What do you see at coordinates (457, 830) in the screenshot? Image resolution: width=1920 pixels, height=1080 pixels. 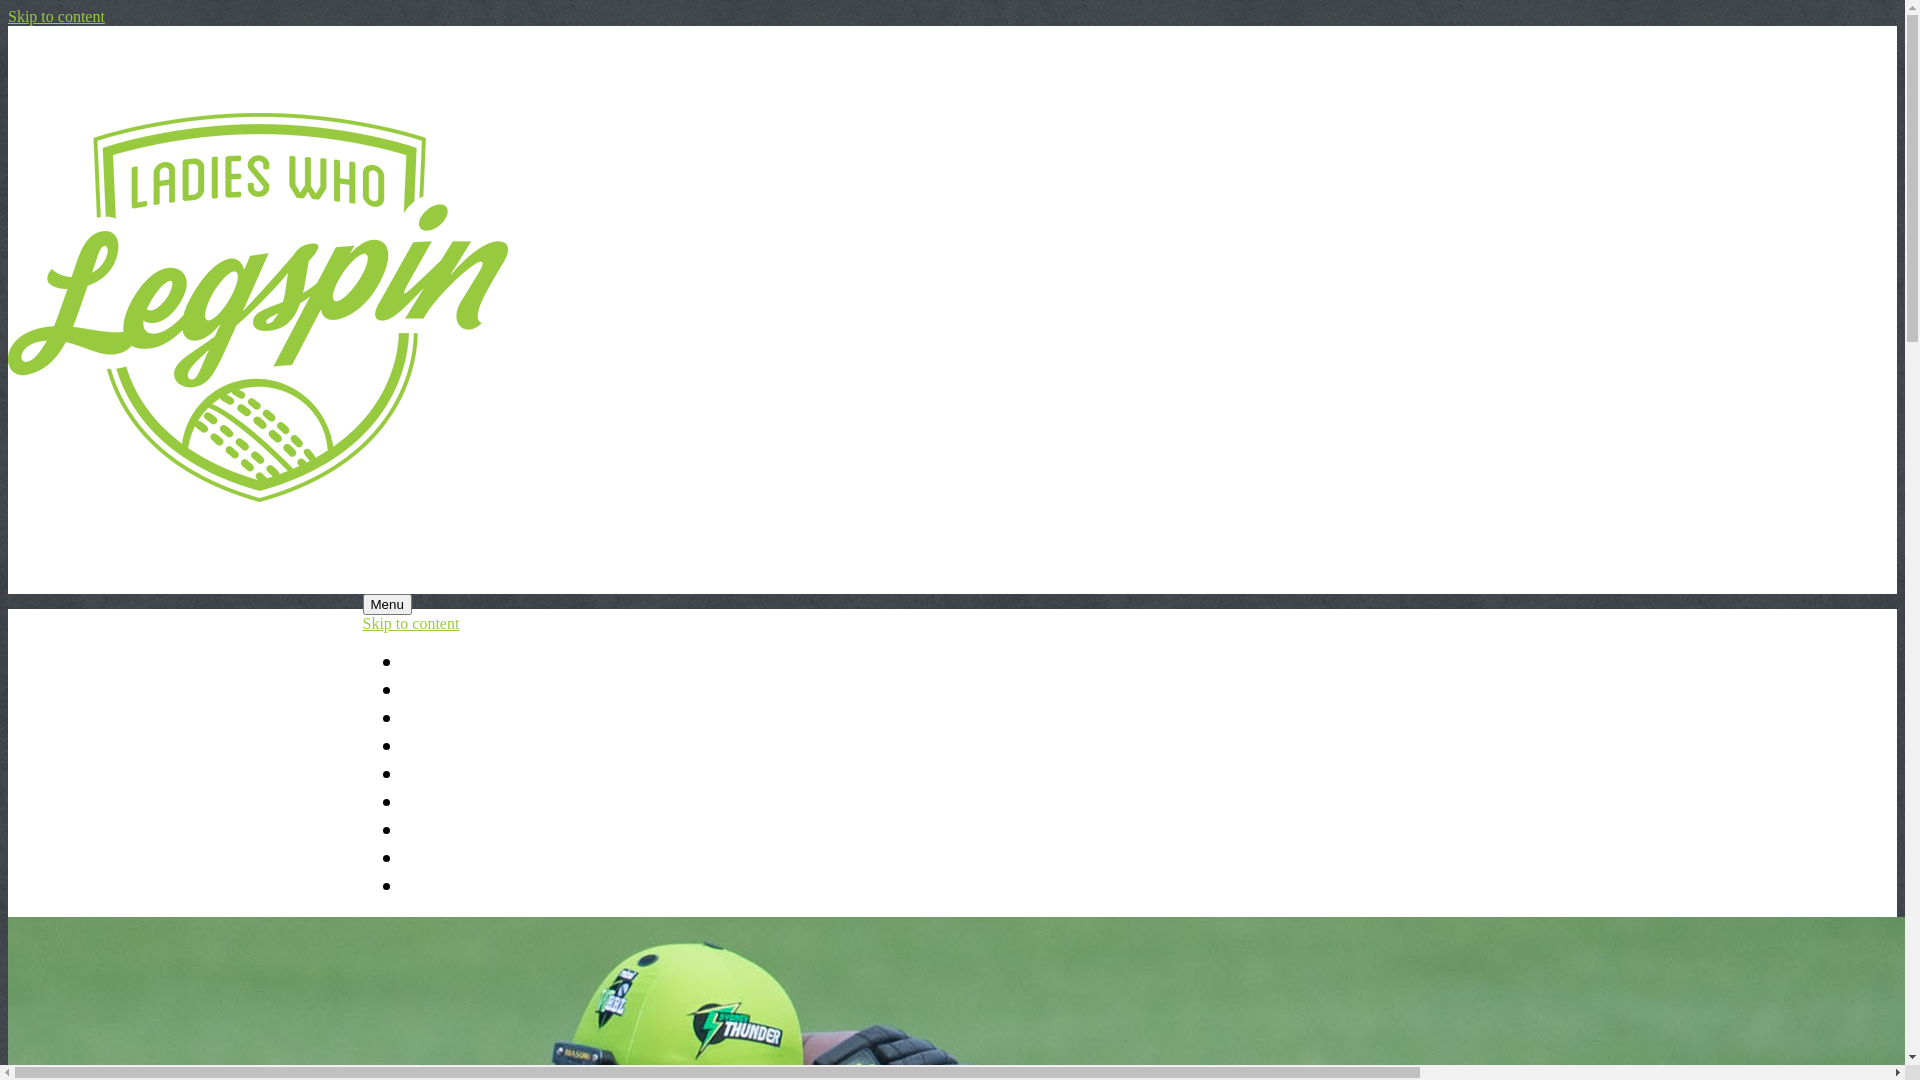 I see `'Other Sports'` at bounding box center [457, 830].